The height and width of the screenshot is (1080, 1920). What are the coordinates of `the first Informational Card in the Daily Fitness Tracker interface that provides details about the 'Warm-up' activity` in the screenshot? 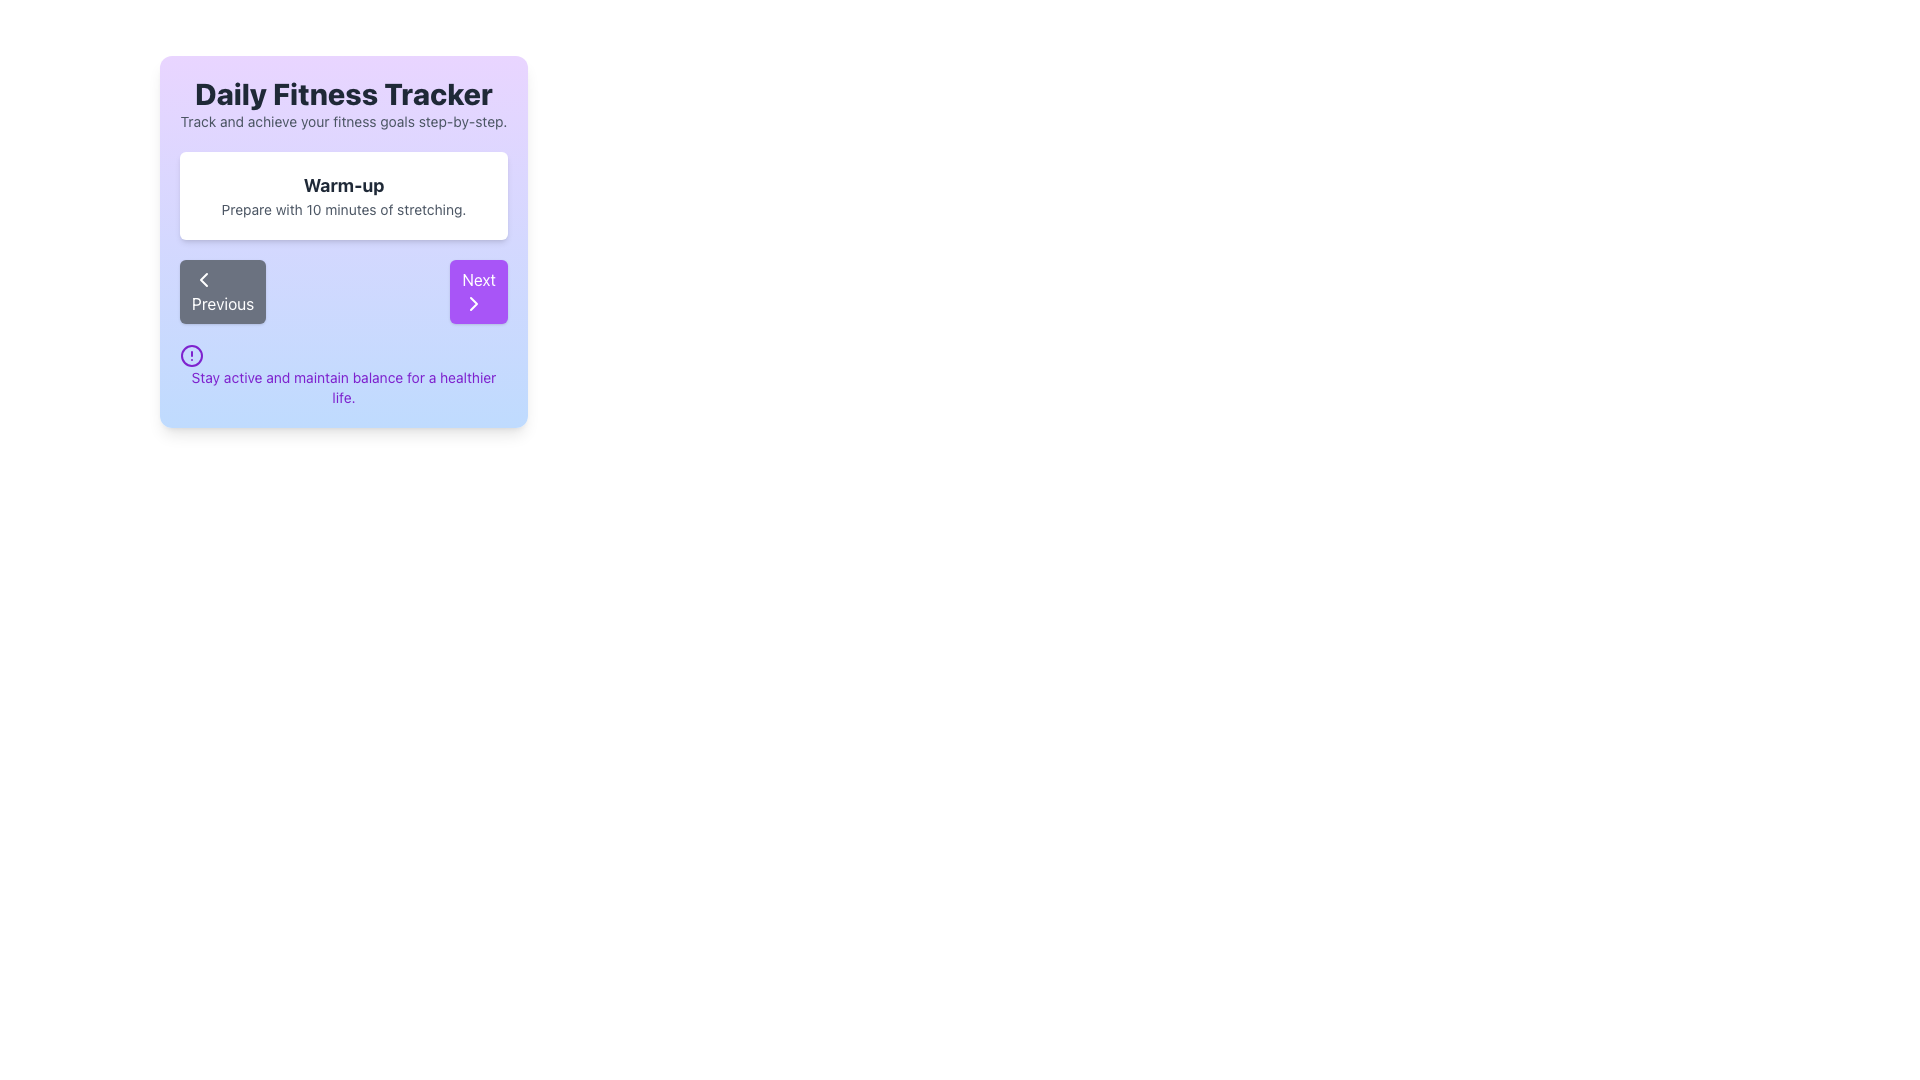 It's located at (344, 196).